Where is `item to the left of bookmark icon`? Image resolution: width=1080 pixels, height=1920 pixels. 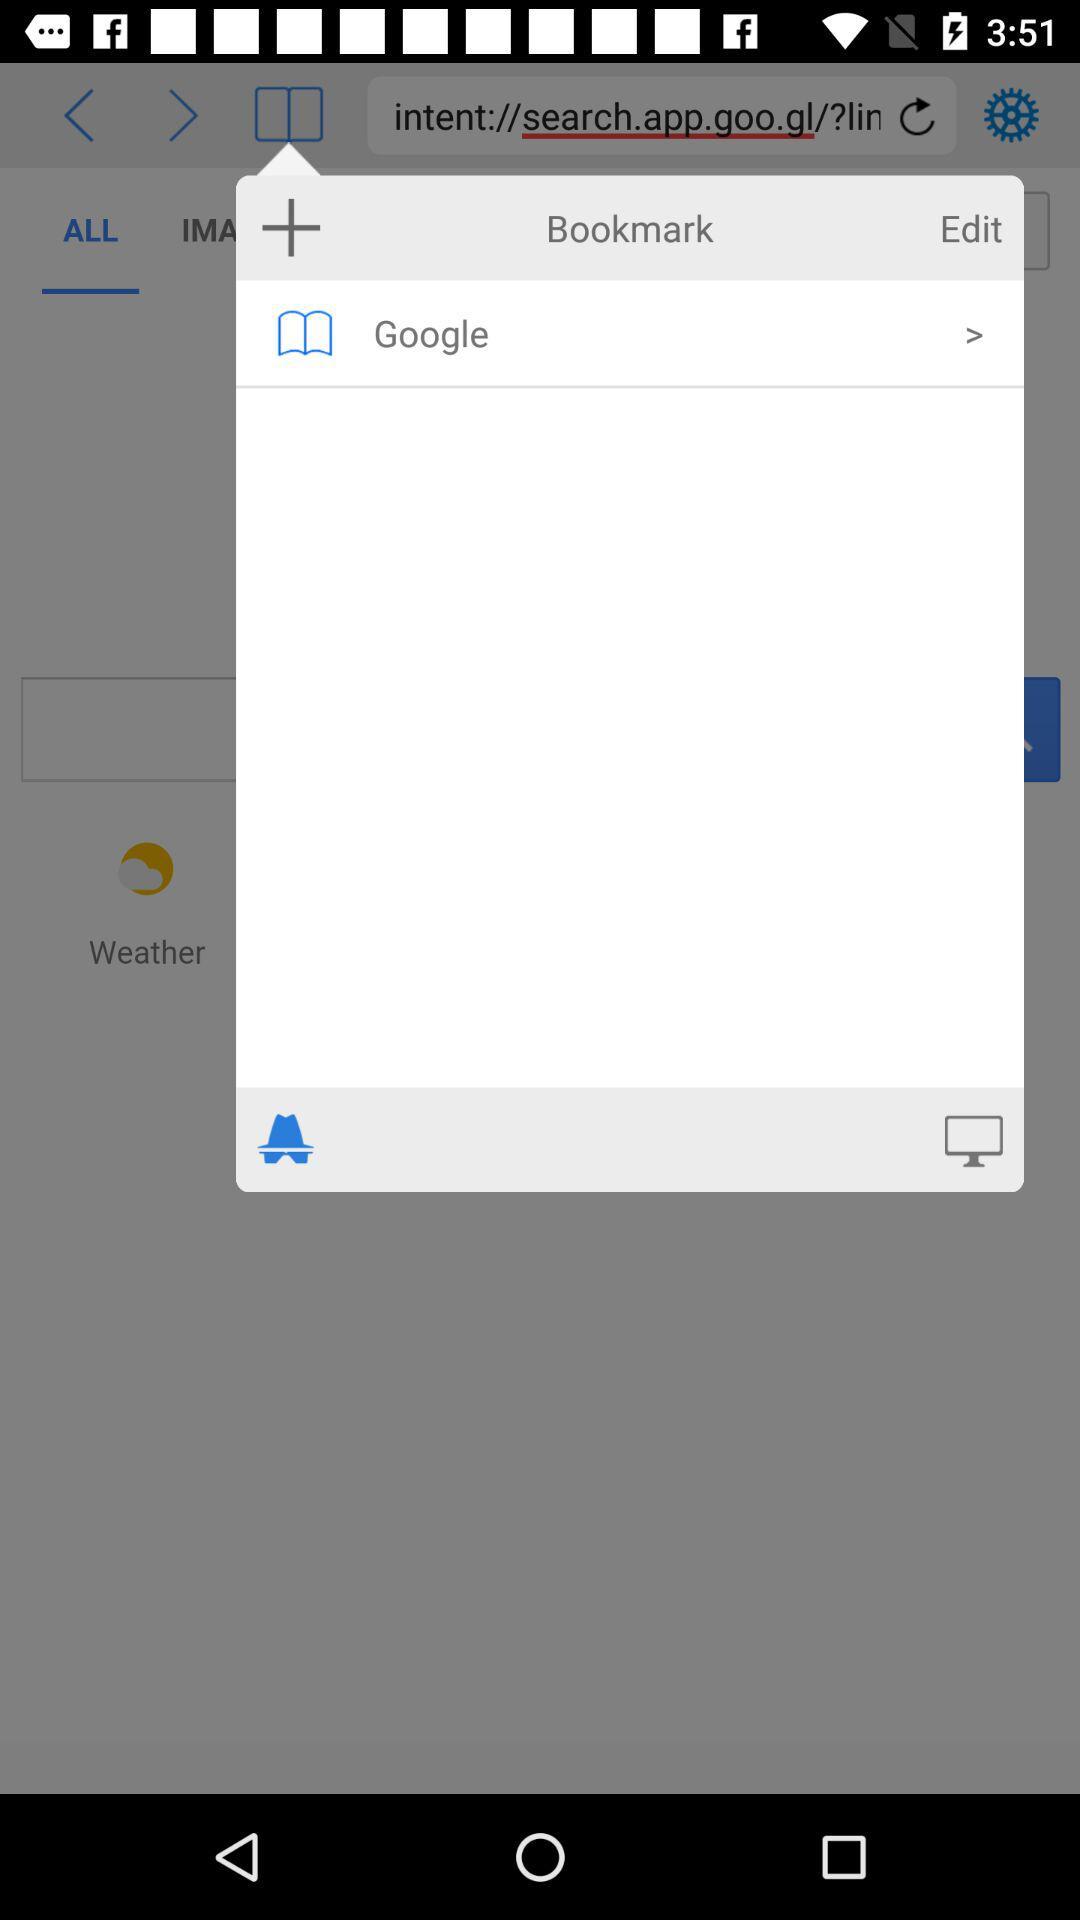 item to the left of bookmark icon is located at coordinates (291, 227).